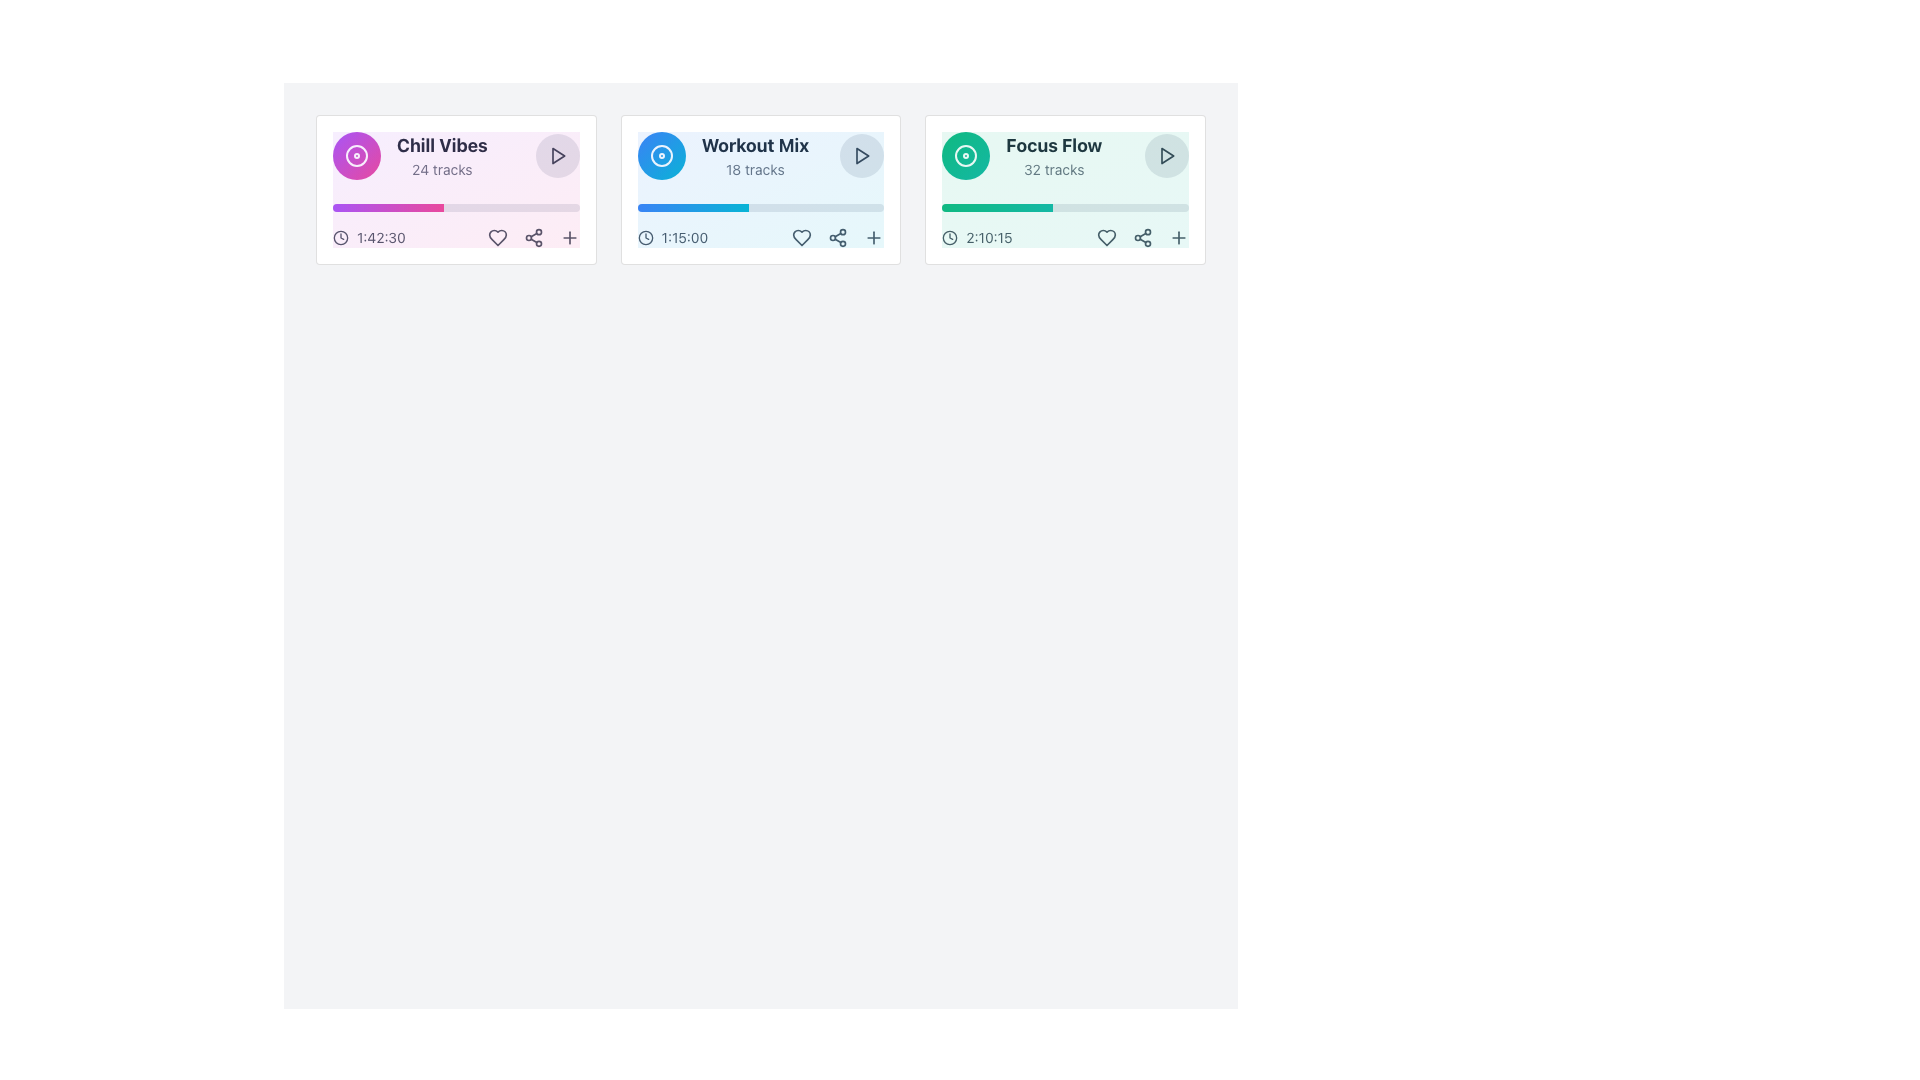  I want to click on the animated icon indicating loading or processing state within the 'Workout Mix' card, located above the text '18 tracks', so click(661, 154).